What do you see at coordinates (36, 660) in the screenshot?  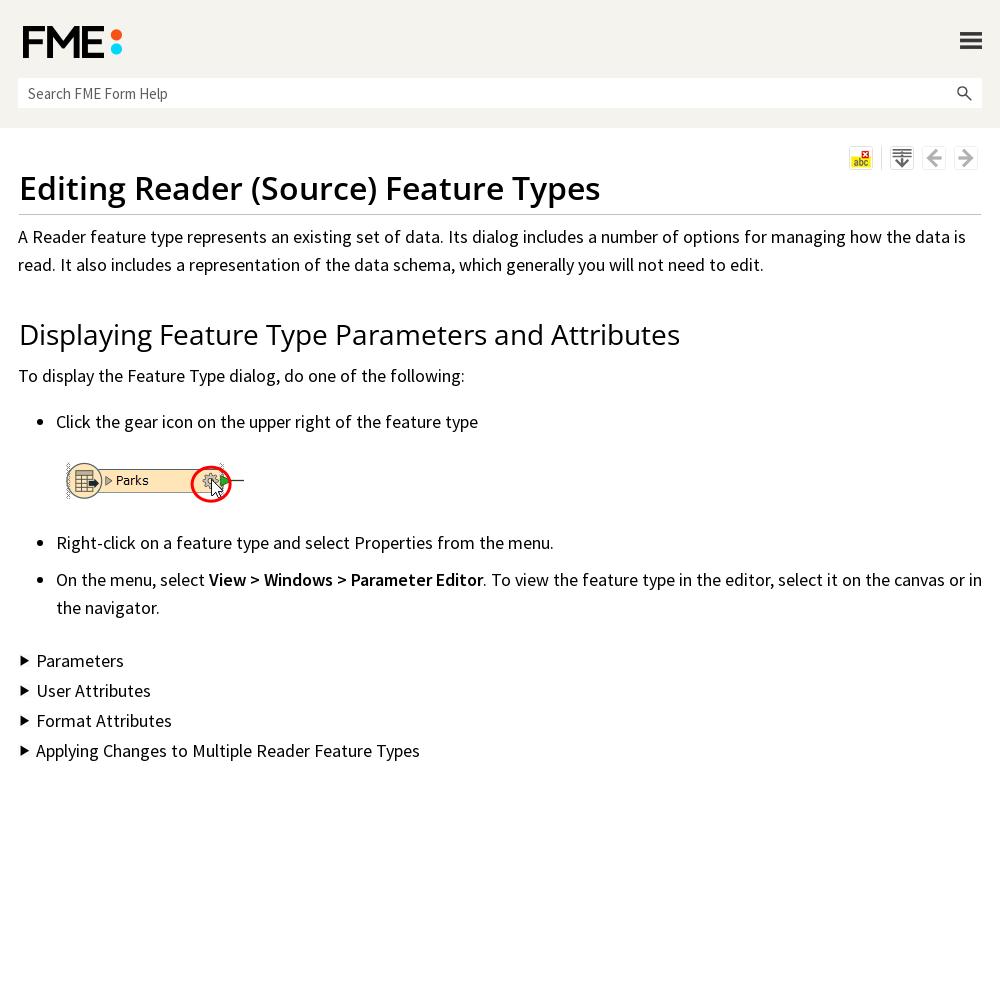 I see `'Parameters'` at bounding box center [36, 660].